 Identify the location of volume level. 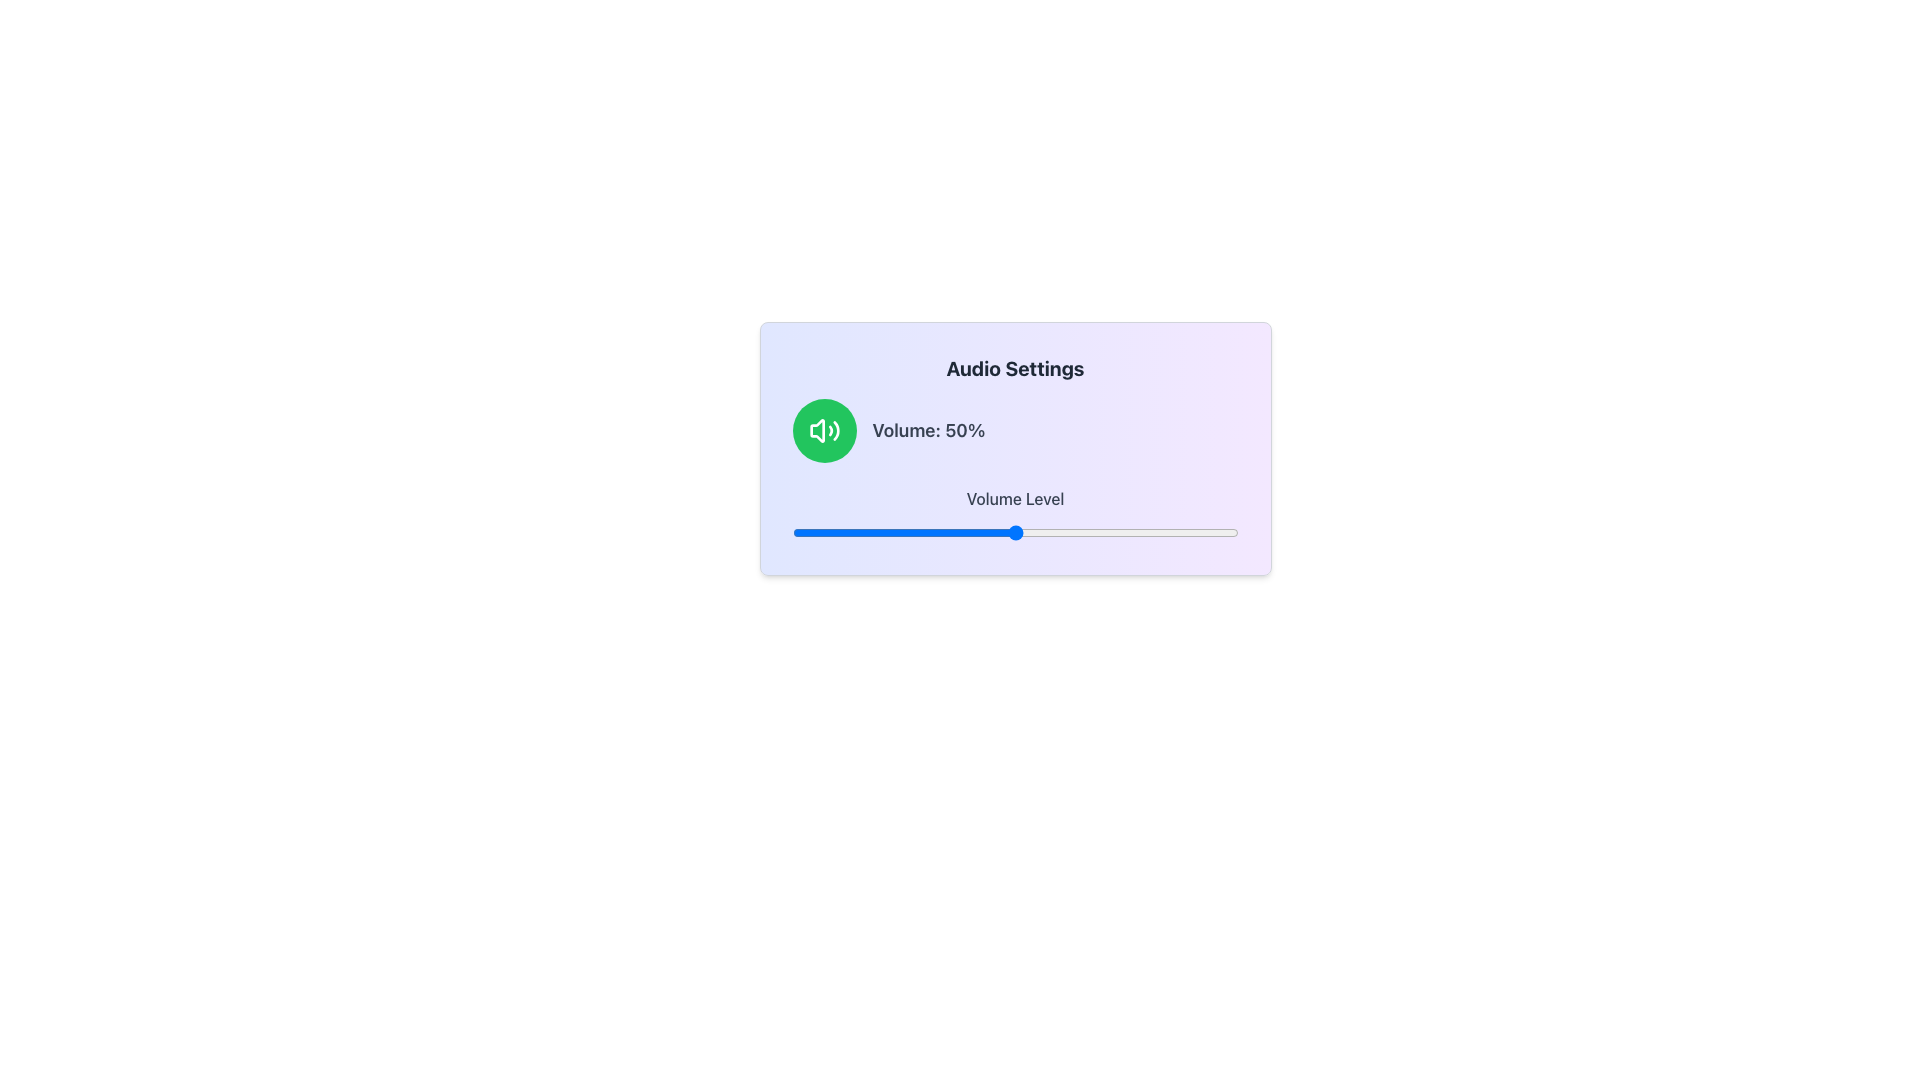
(863, 531).